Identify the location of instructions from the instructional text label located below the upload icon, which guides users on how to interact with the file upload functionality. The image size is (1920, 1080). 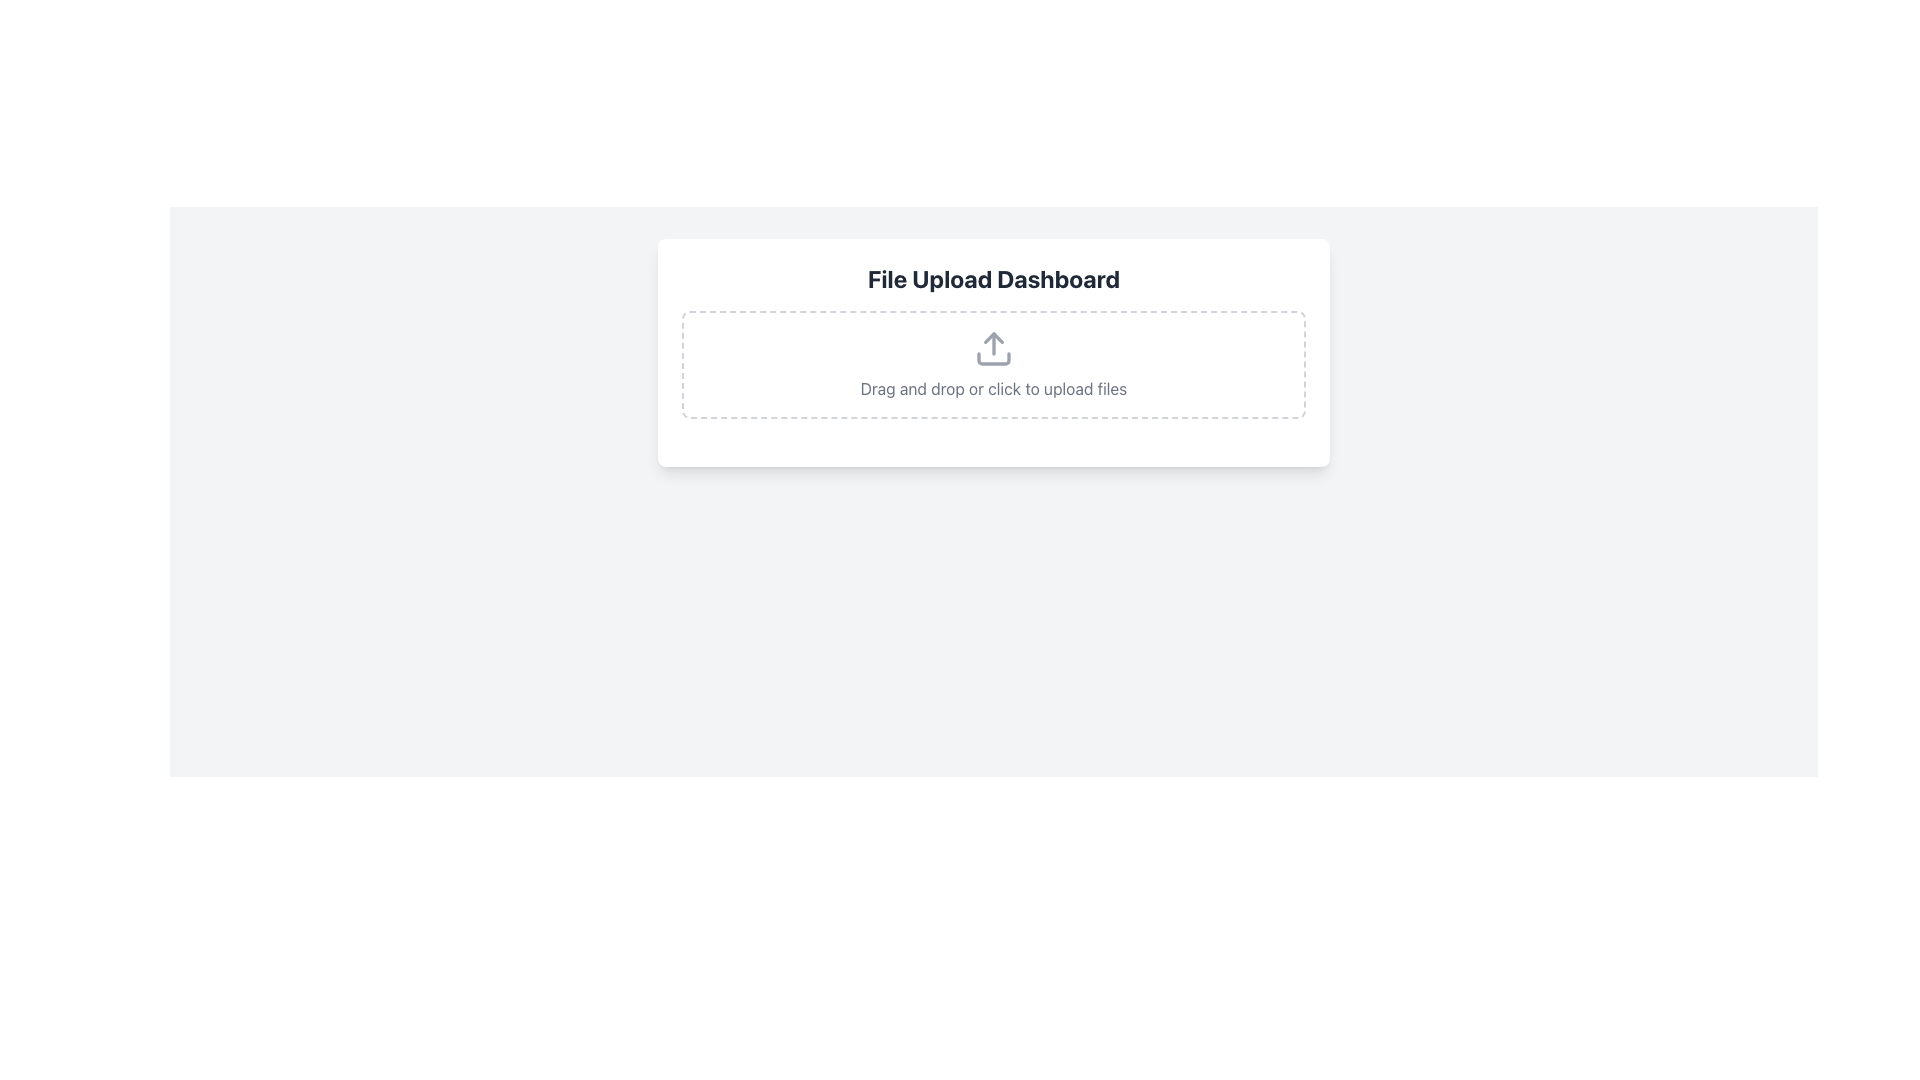
(993, 389).